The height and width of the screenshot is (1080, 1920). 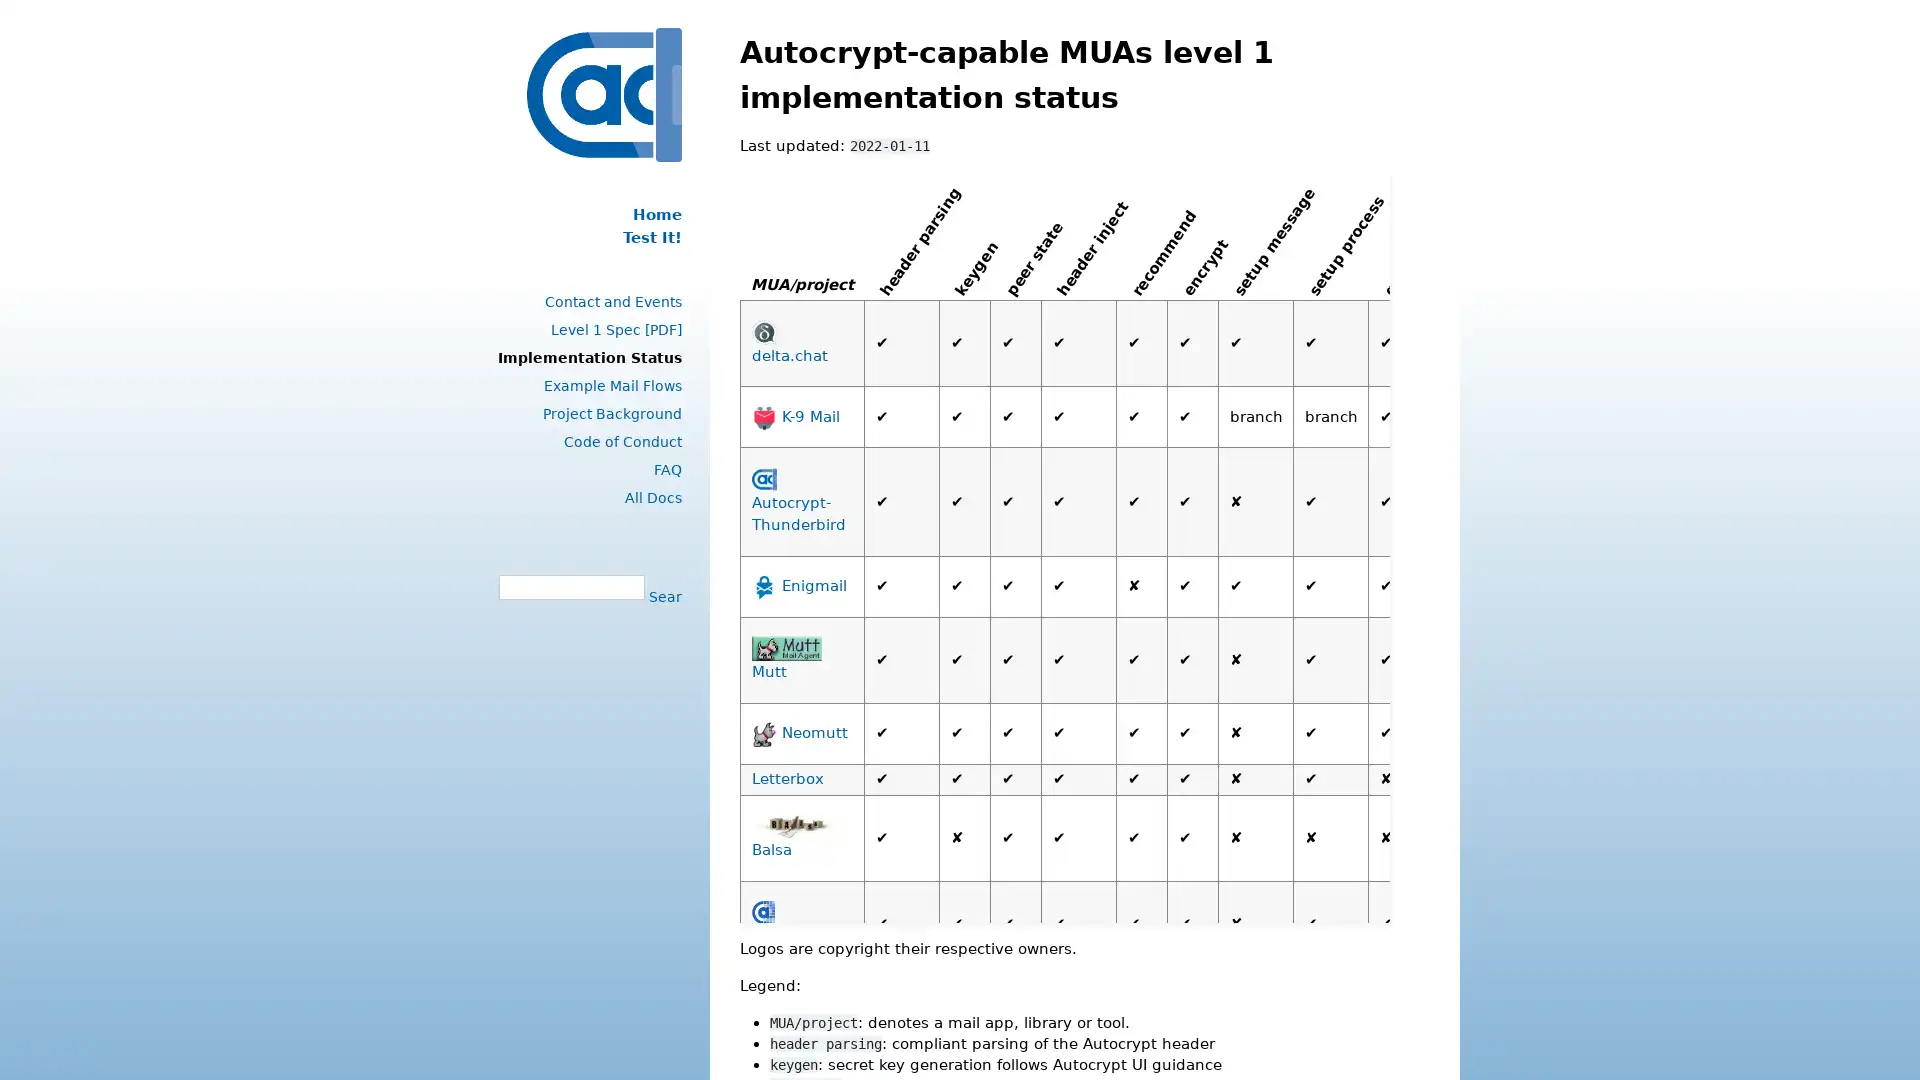 What do you see at coordinates (662, 595) in the screenshot?
I see `Search` at bounding box center [662, 595].